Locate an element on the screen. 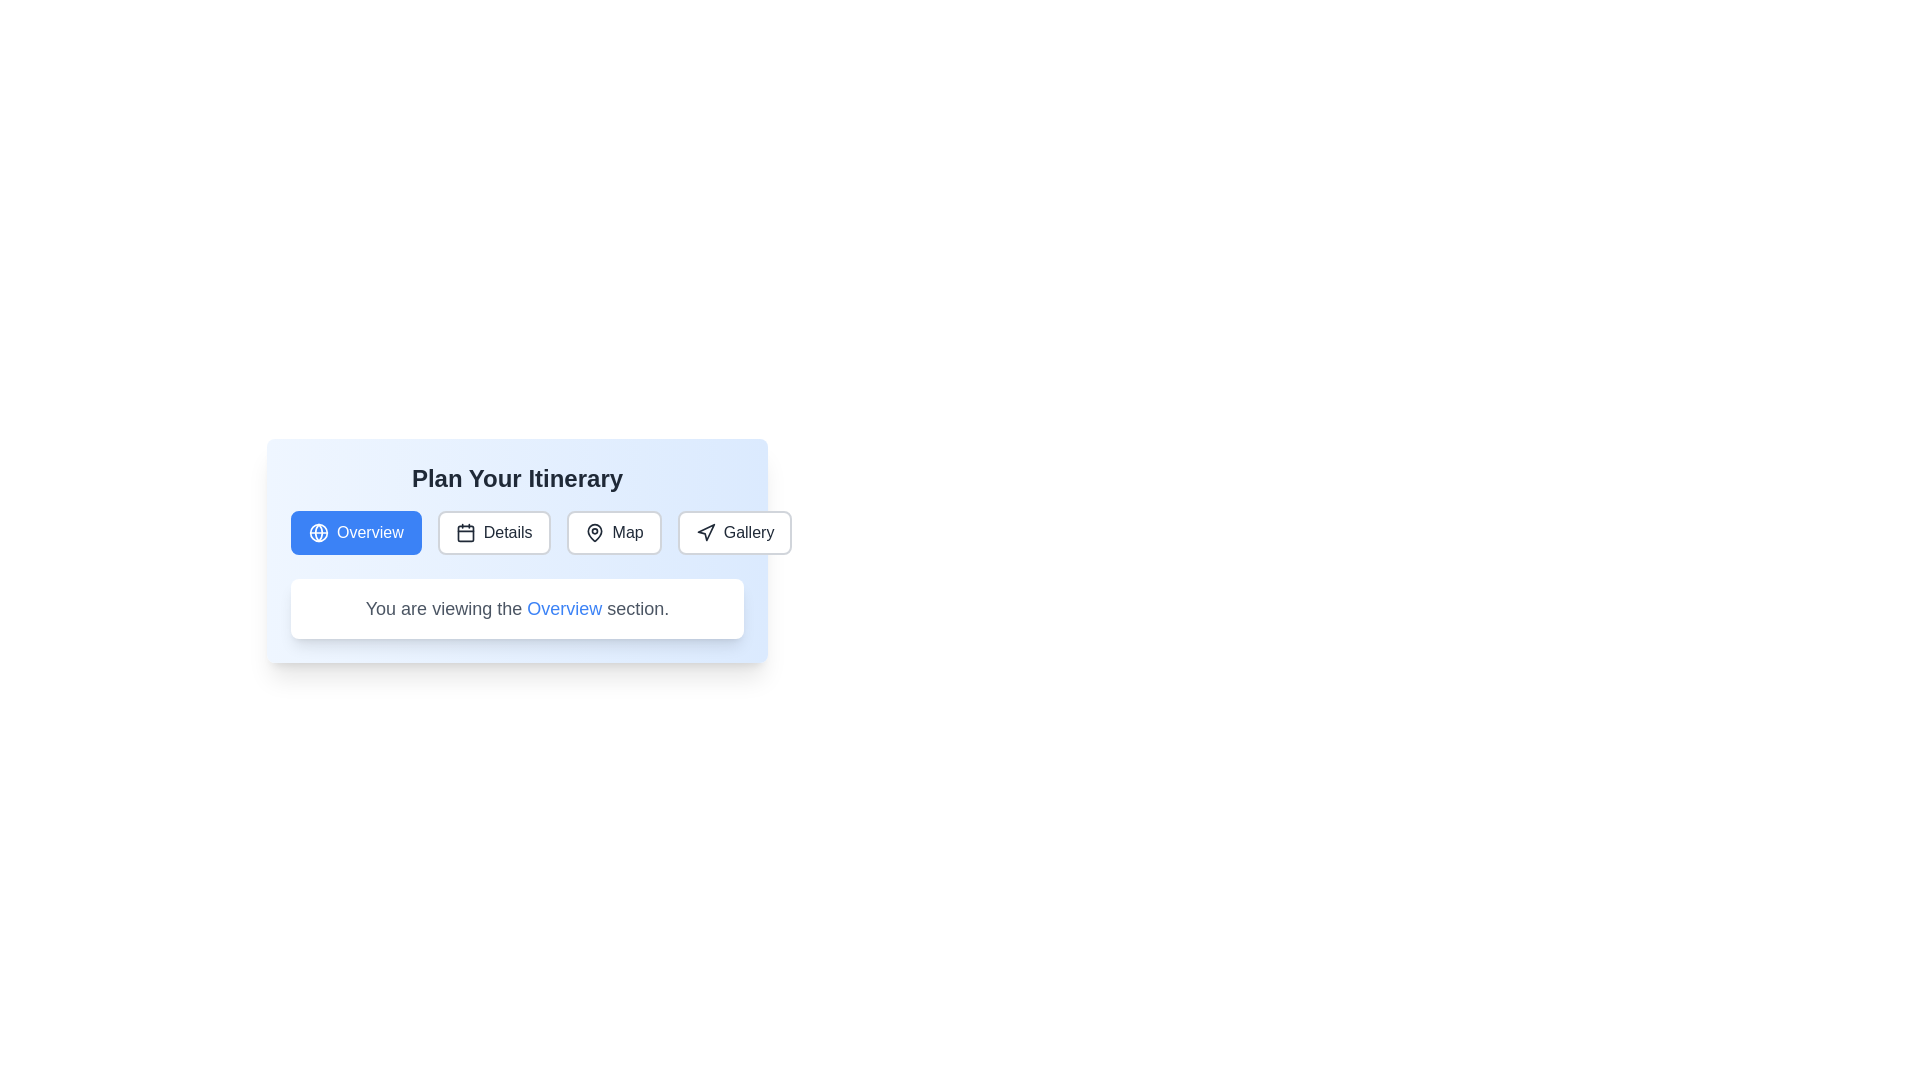 The height and width of the screenshot is (1080, 1920). the Circle element inside the globe icon, which is located to the left of the 'Overview' button in the top navigation bar is located at coordinates (317, 531).